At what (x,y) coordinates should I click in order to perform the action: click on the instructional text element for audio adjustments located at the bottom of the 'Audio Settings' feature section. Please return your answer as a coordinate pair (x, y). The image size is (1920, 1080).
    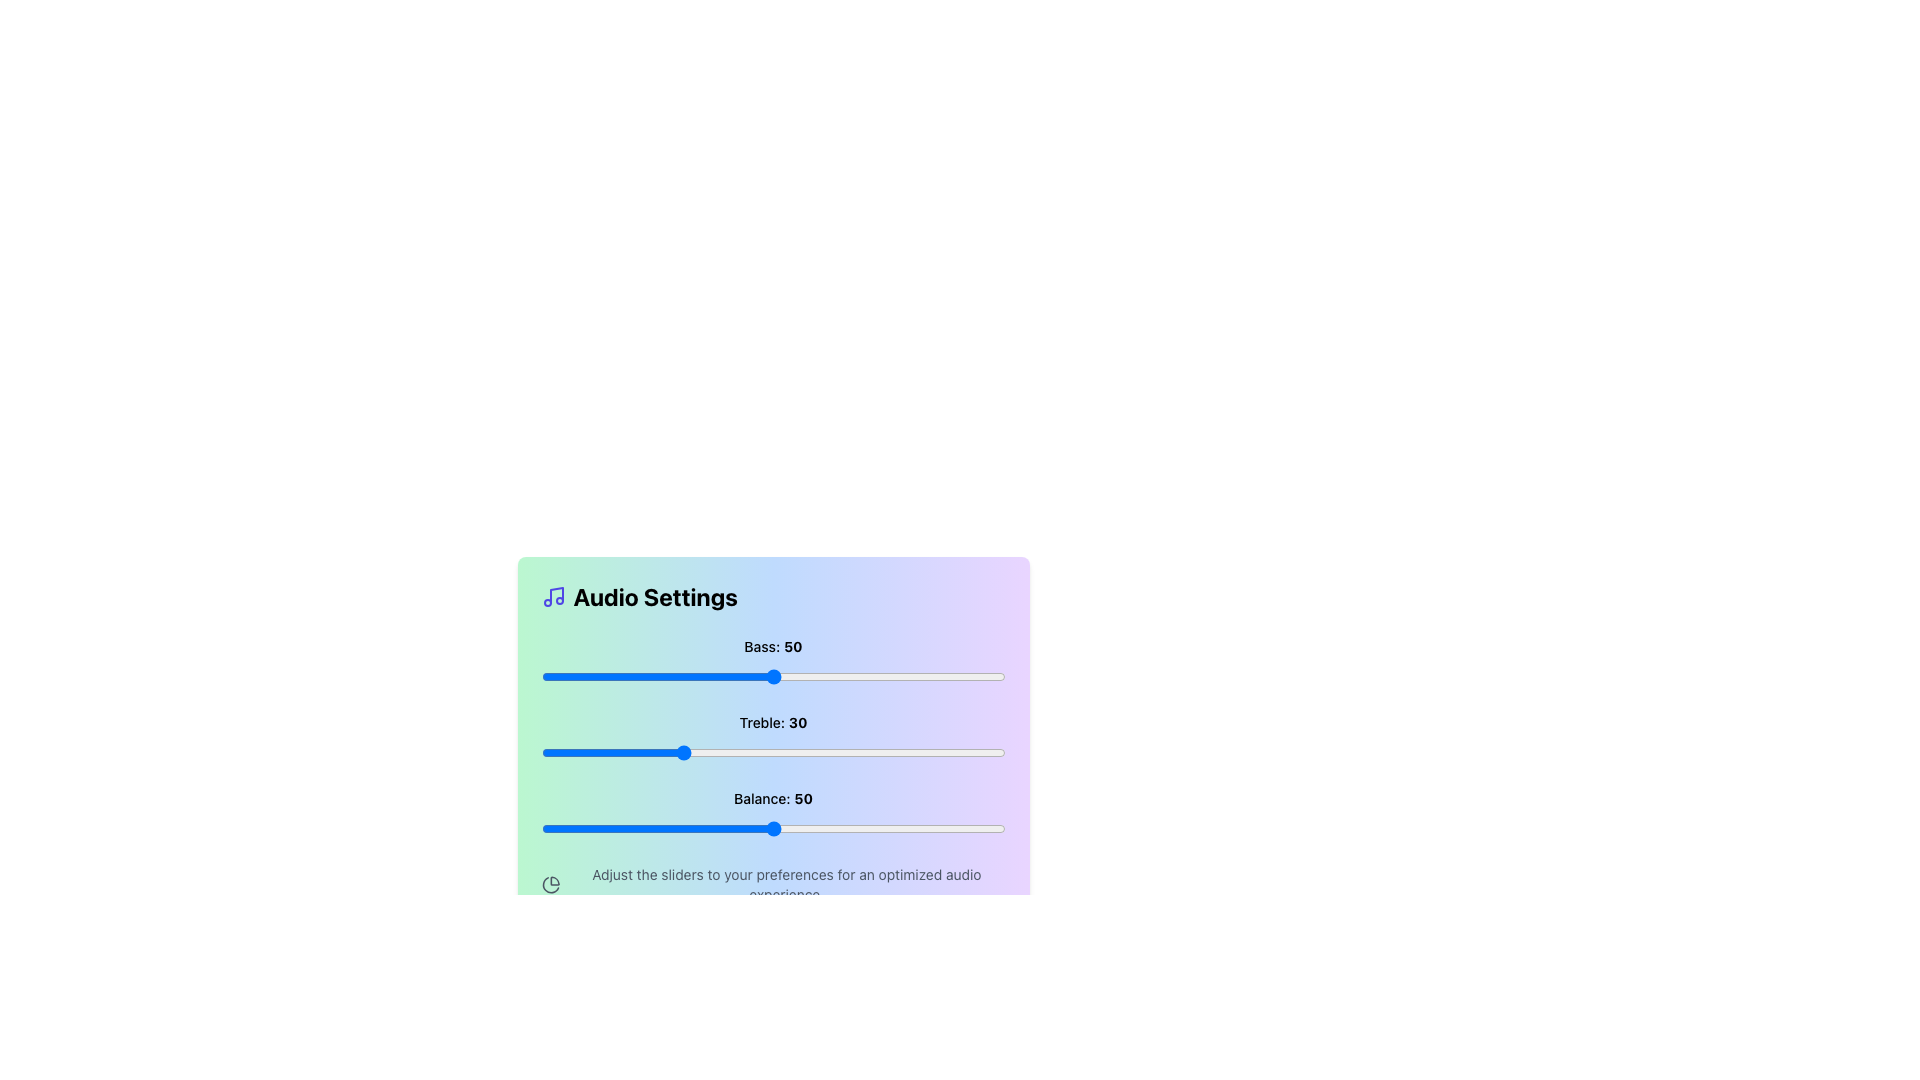
    Looking at the image, I should click on (785, 883).